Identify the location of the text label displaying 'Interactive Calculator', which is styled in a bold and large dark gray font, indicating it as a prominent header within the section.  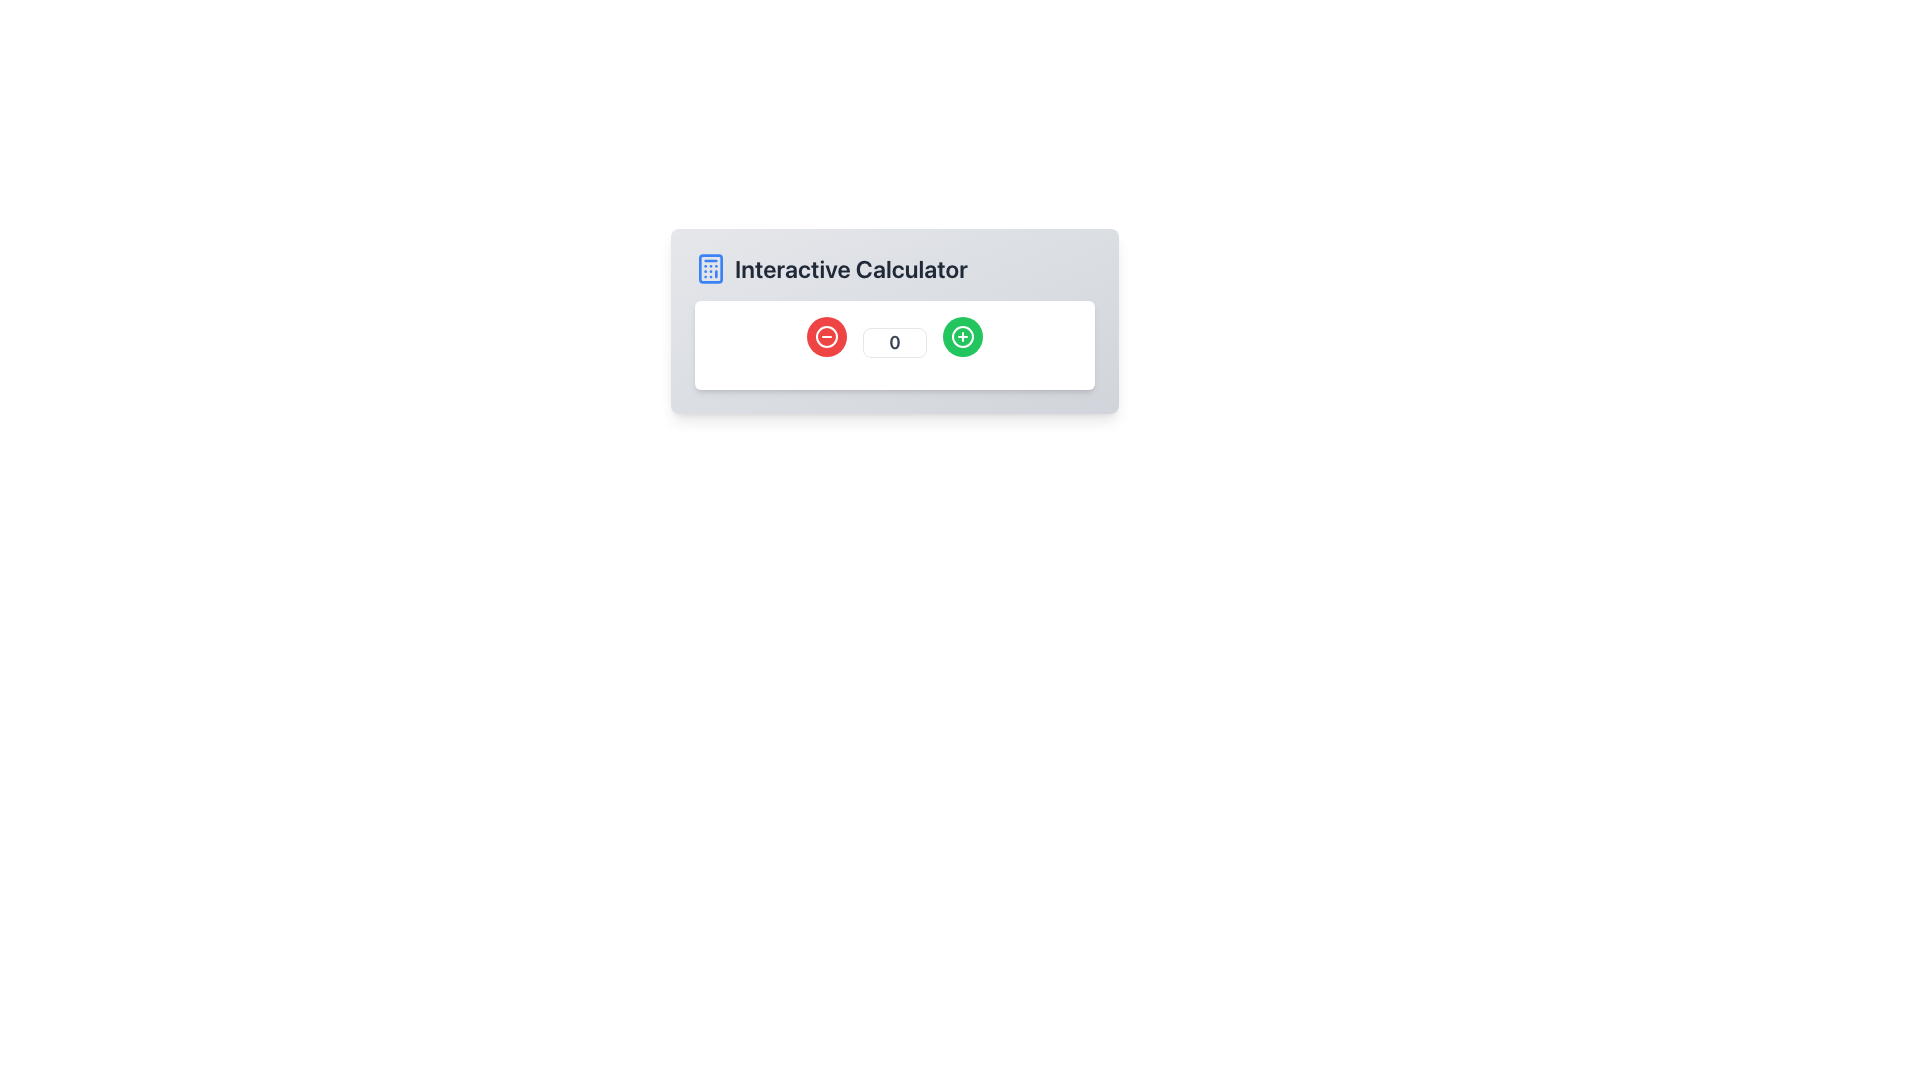
(851, 268).